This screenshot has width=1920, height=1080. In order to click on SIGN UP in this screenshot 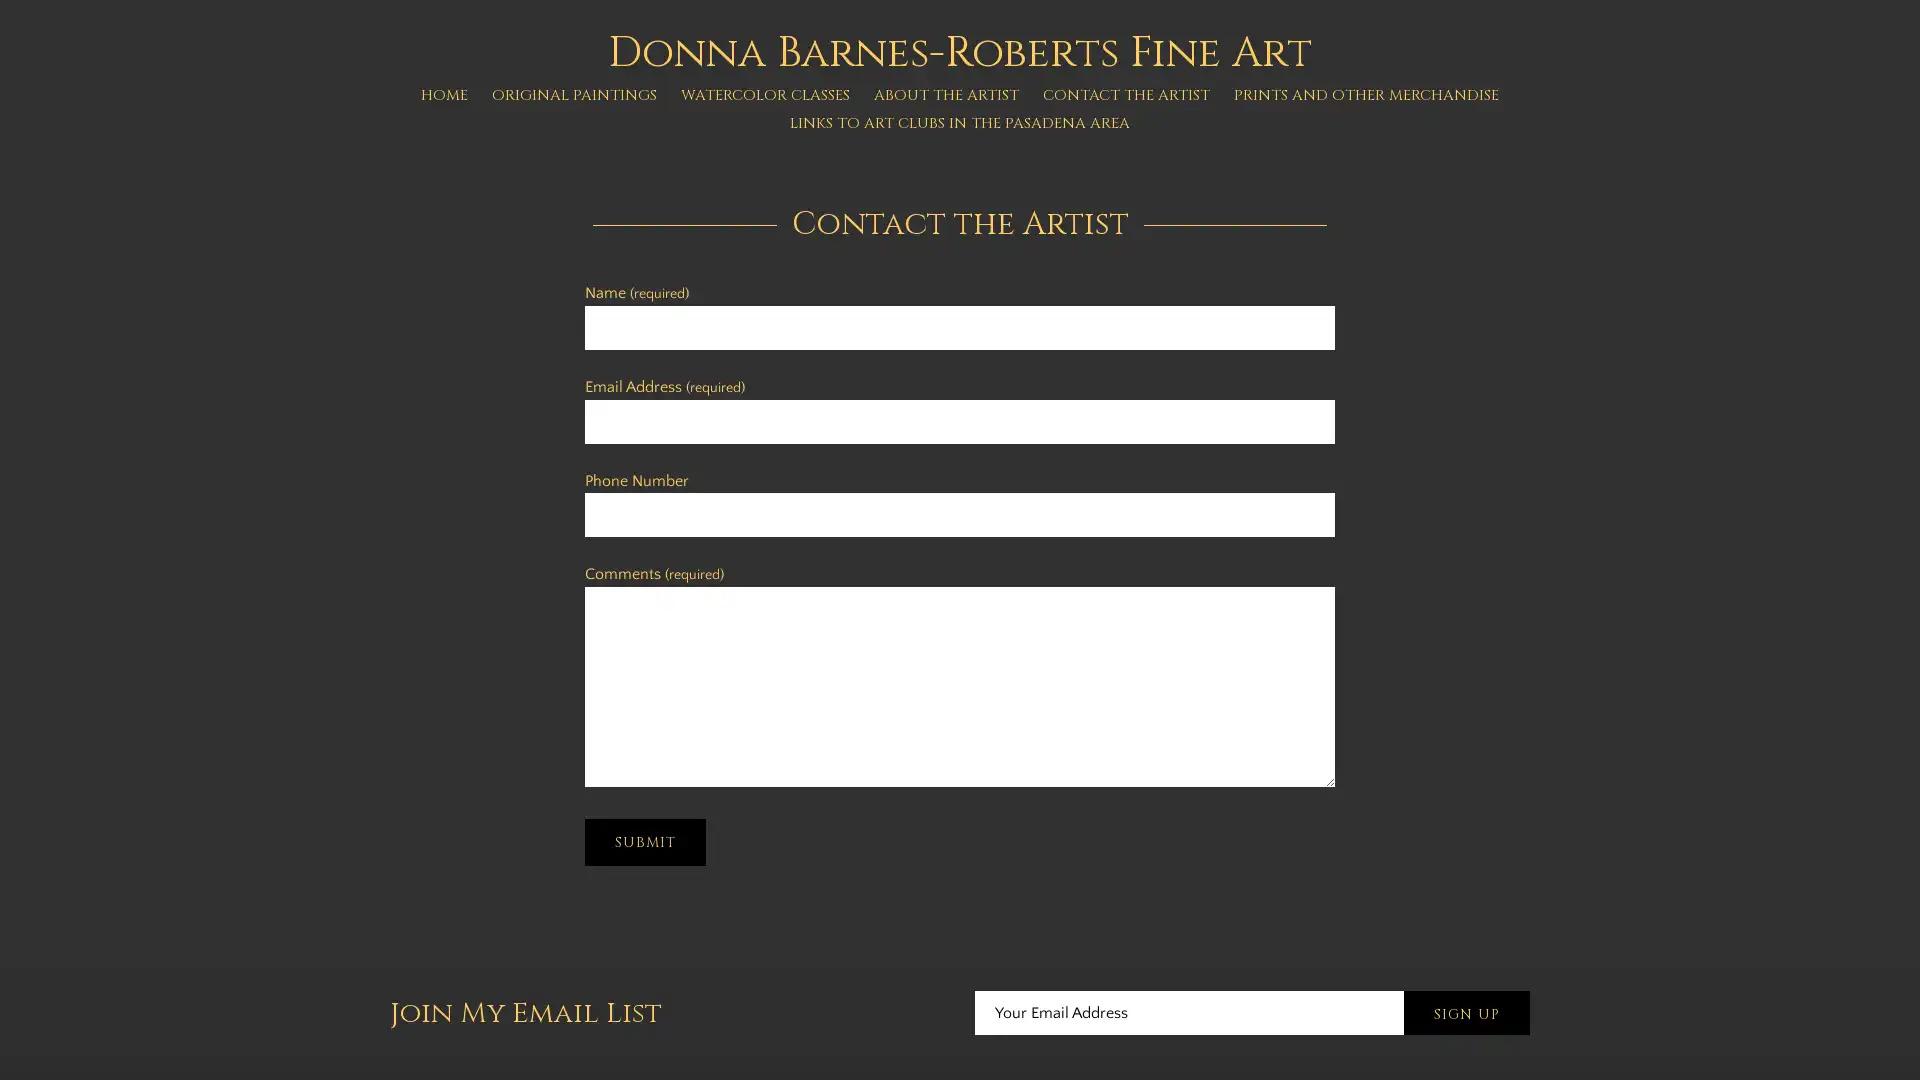, I will do `click(1467, 1014)`.